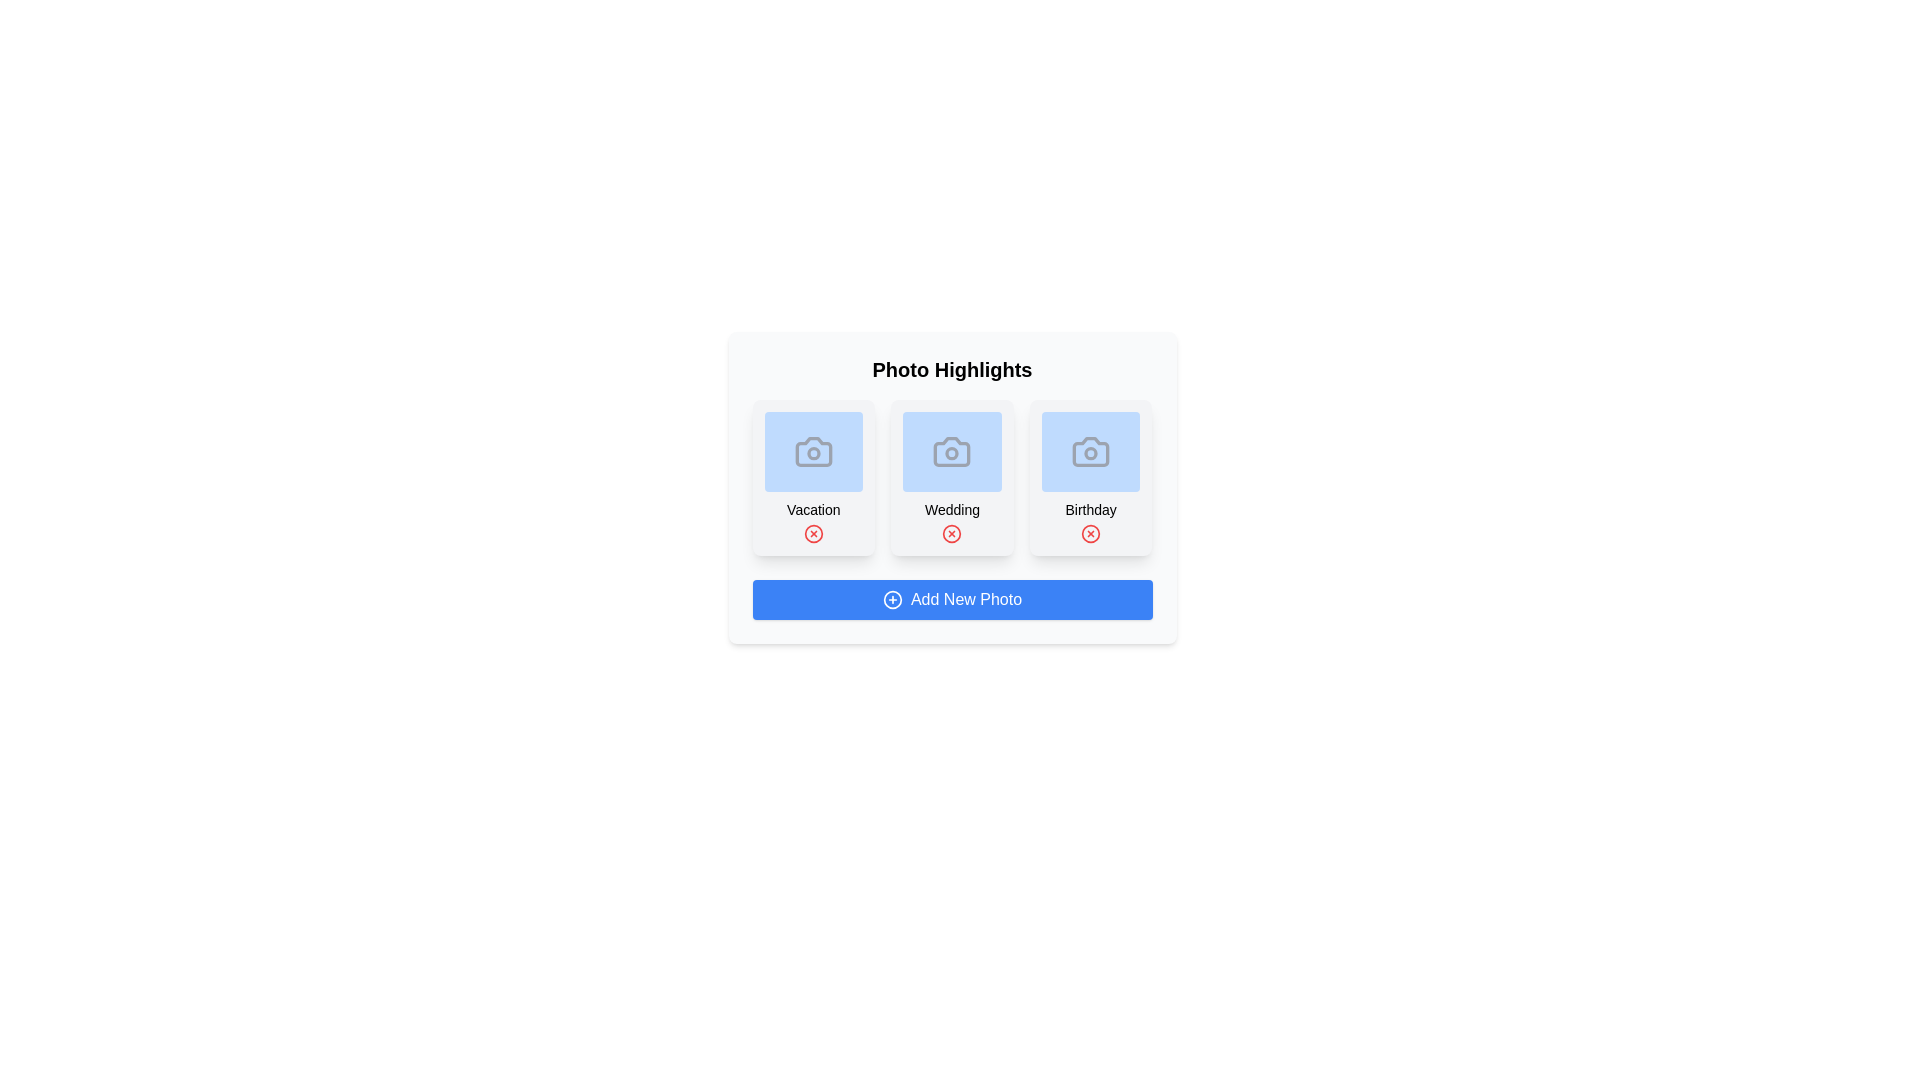 The height and width of the screenshot is (1080, 1920). Describe the element at coordinates (951, 599) in the screenshot. I see `the 'Add New Photo' button` at that location.